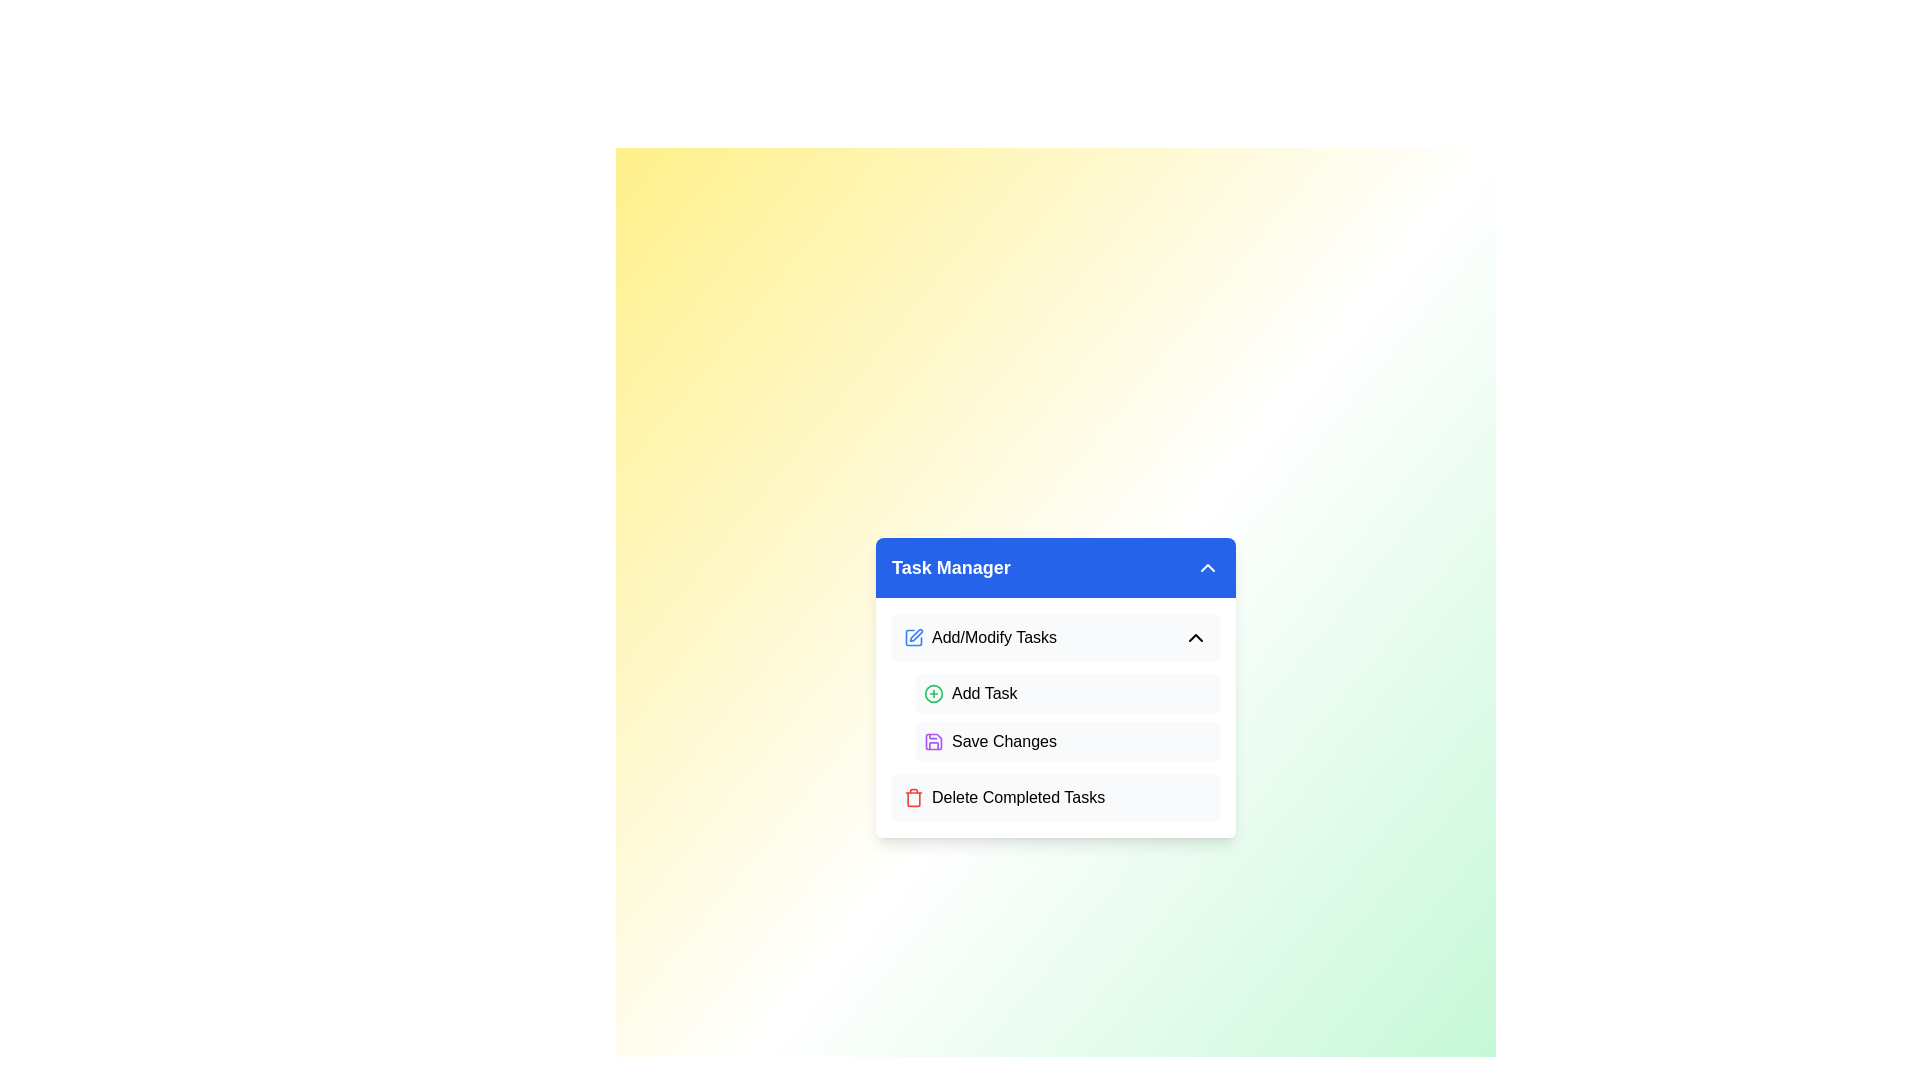 The width and height of the screenshot is (1920, 1080). What do you see at coordinates (1207, 567) in the screenshot?
I see `the downward-pointing chevron icon with a blue background in the header of the 'Task Manager' section` at bounding box center [1207, 567].